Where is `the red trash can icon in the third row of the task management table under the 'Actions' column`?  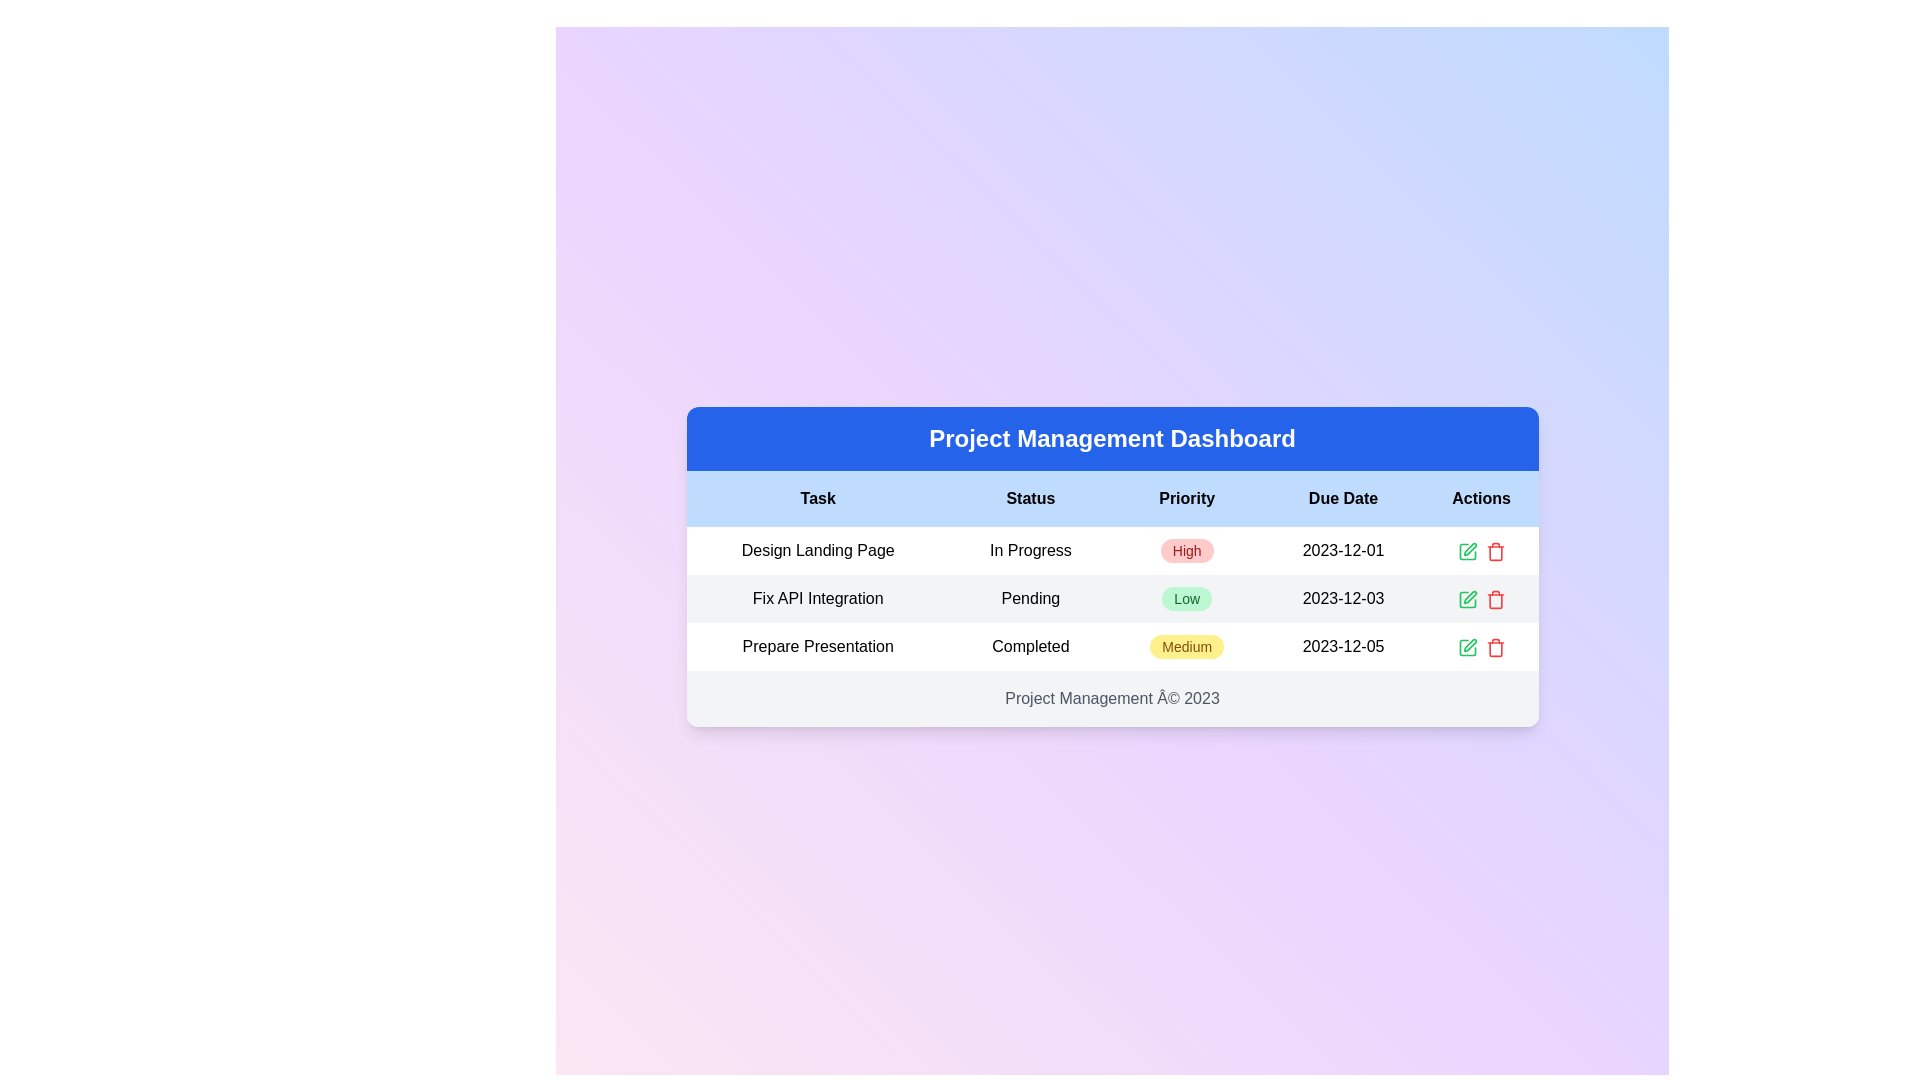
the red trash can icon in the third row of the task management table under the 'Actions' column is located at coordinates (1495, 597).